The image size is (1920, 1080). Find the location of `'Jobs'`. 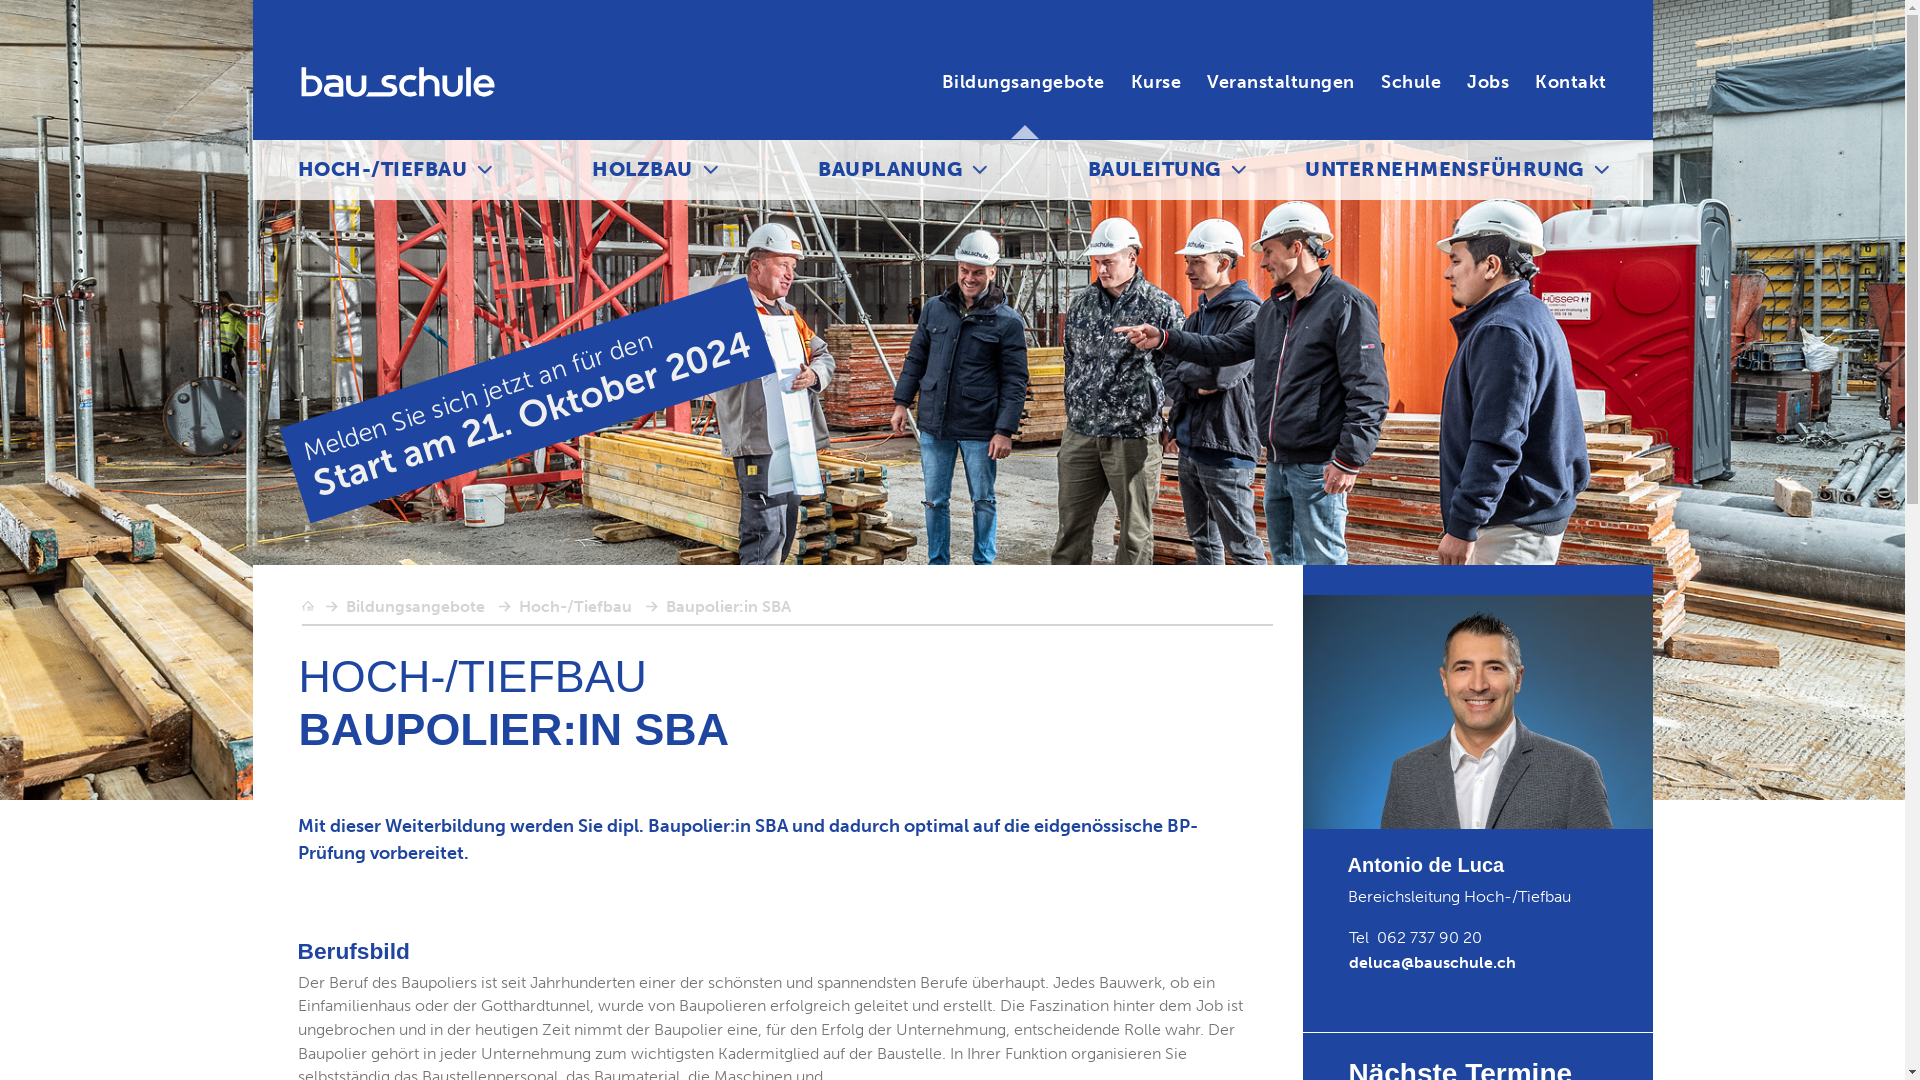

'Jobs' is located at coordinates (1488, 81).